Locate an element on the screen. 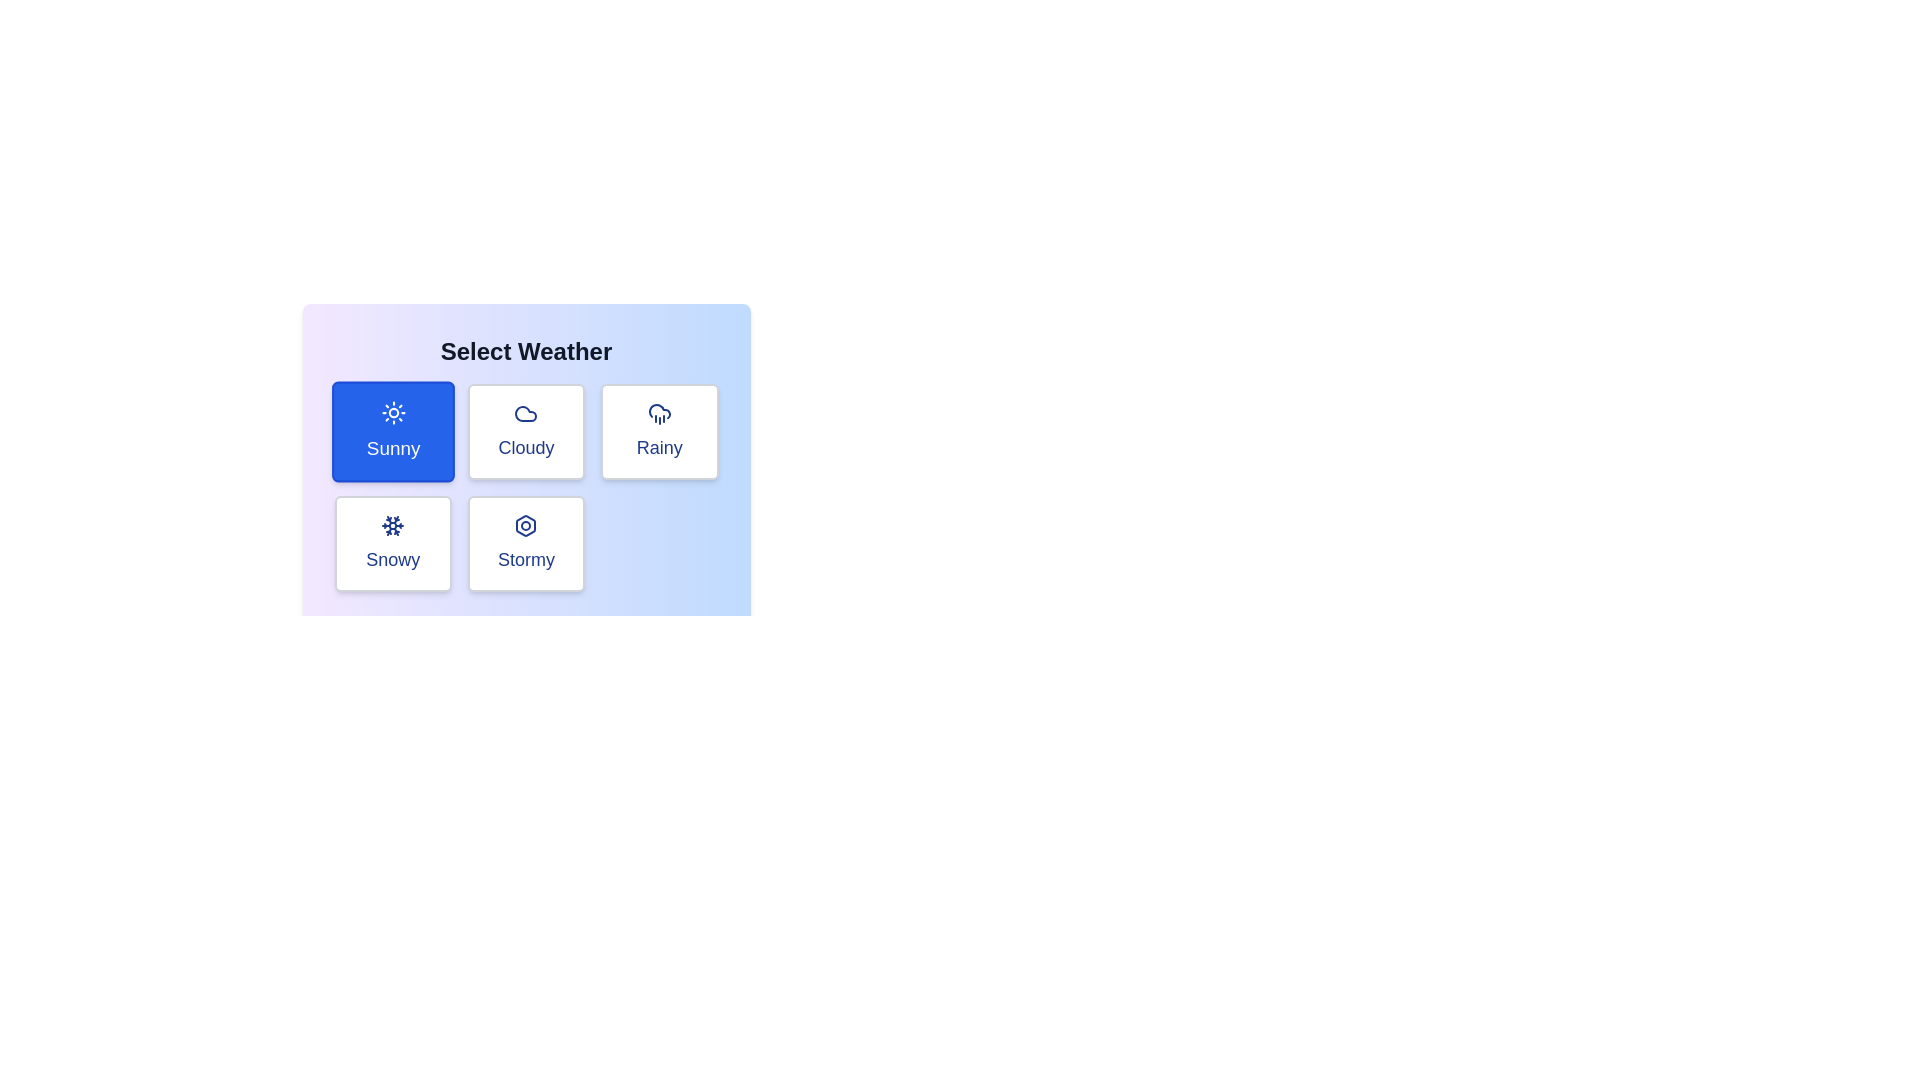 The width and height of the screenshot is (1920, 1080). the weather selection interface to choose a weather condition is located at coordinates (526, 489).